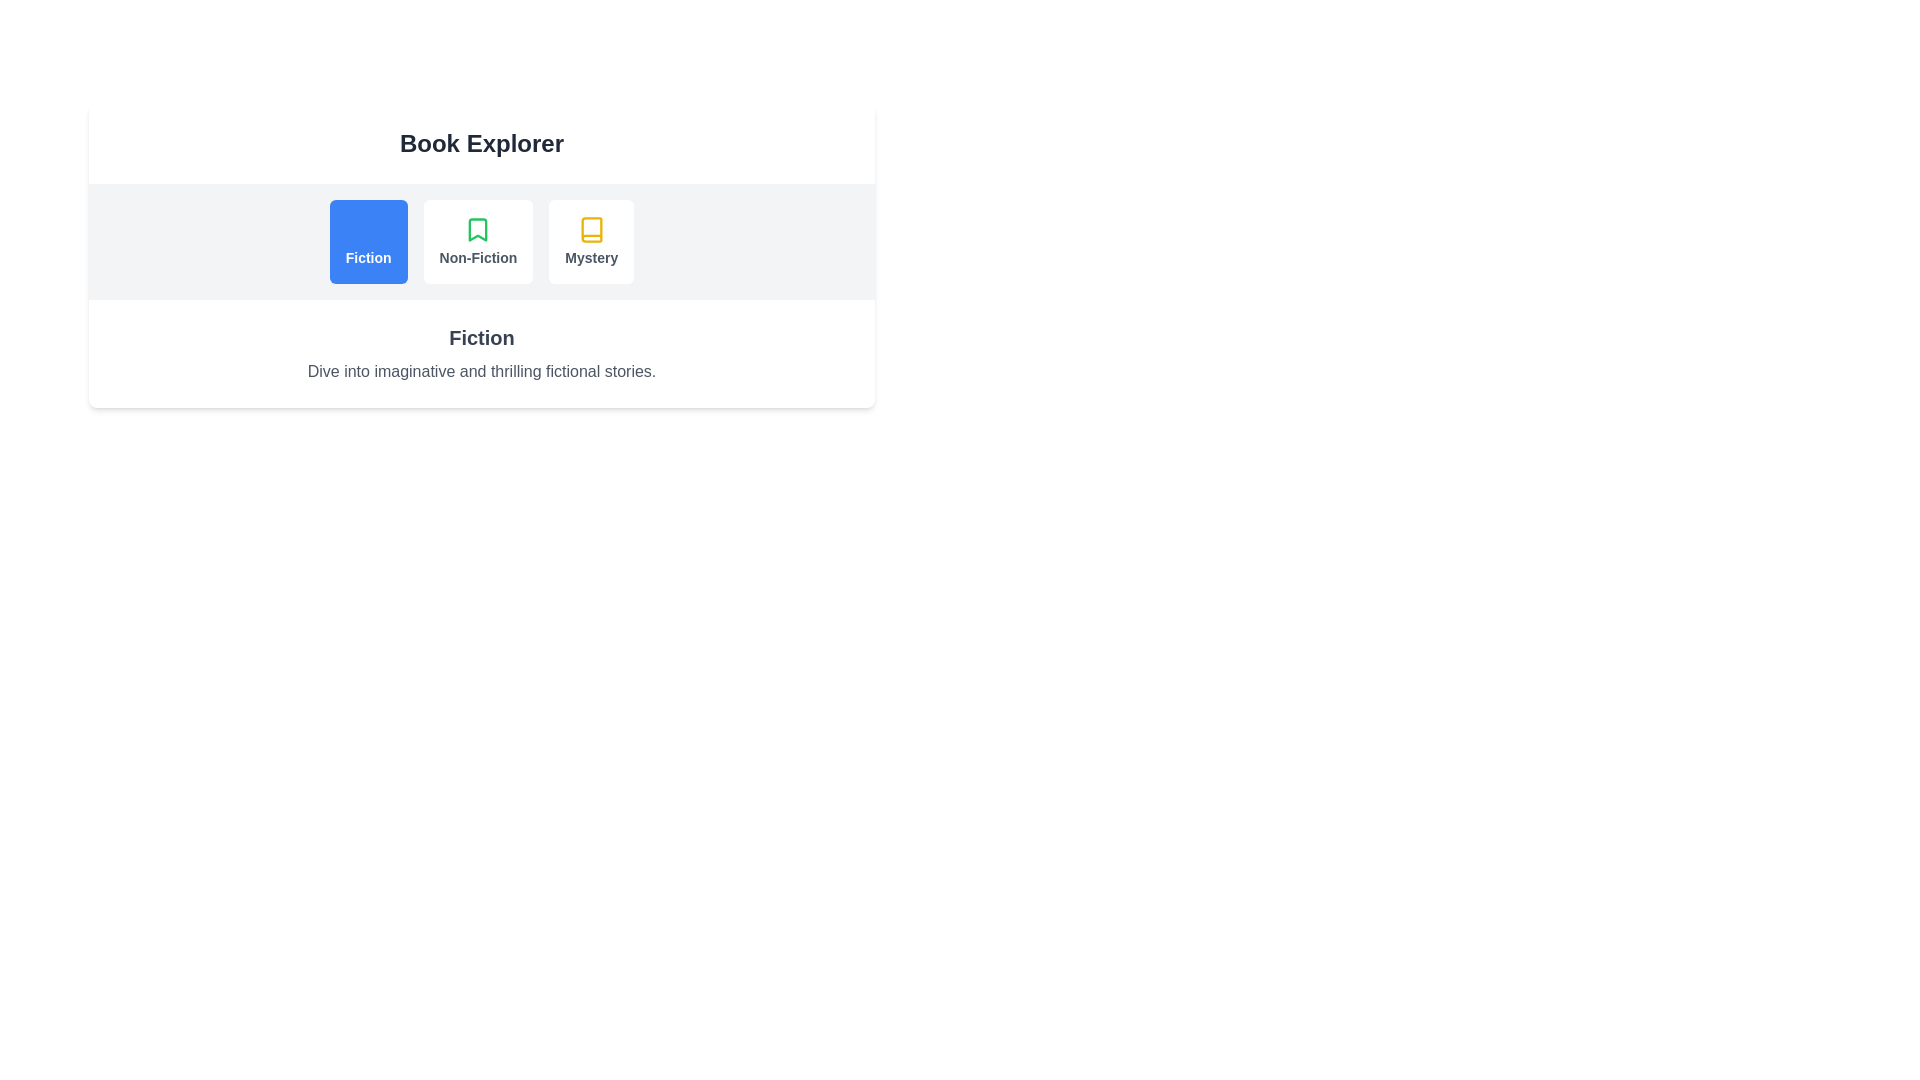 The image size is (1920, 1080). Describe the element at coordinates (477, 241) in the screenshot. I see `the tab labeled Non-Fiction to activate it` at that location.